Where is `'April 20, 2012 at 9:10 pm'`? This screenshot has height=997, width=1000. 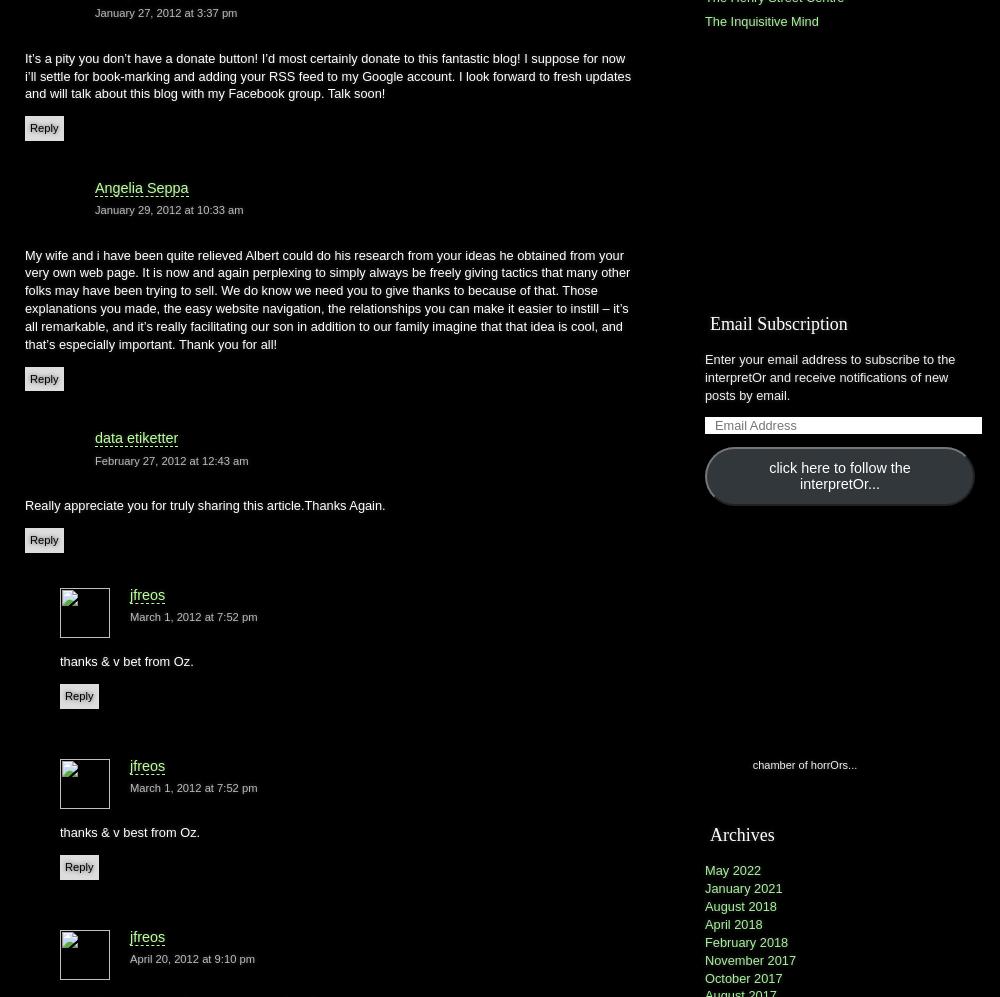
'April 20, 2012 at 9:10 pm' is located at coordinates (191, 958).